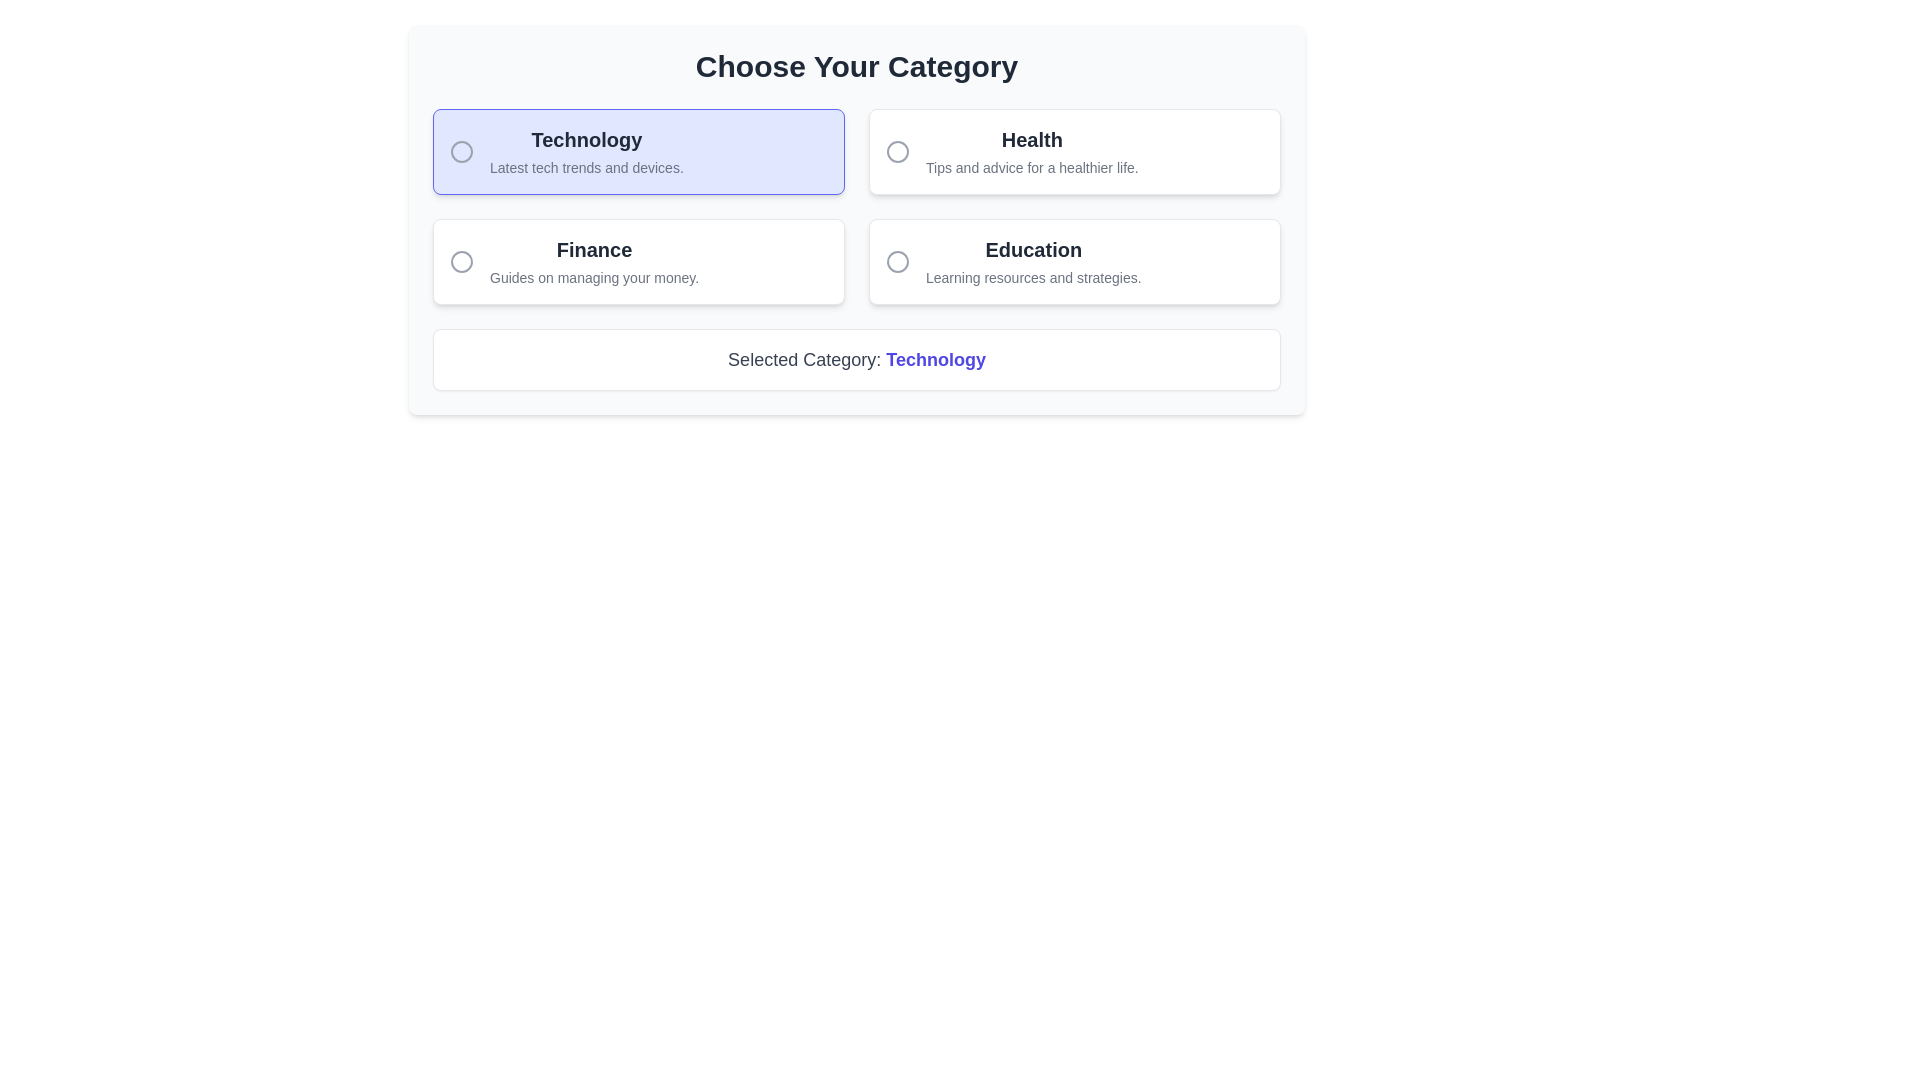 The height and width of the screenshot is (1080, 1920). What do you see at coordinates (585, 150) in the screenshot?
I see `descriptive text of the 'Technology' category label, which is located in the top-left corner of the category selection grid` at bounding box center [585, 150].